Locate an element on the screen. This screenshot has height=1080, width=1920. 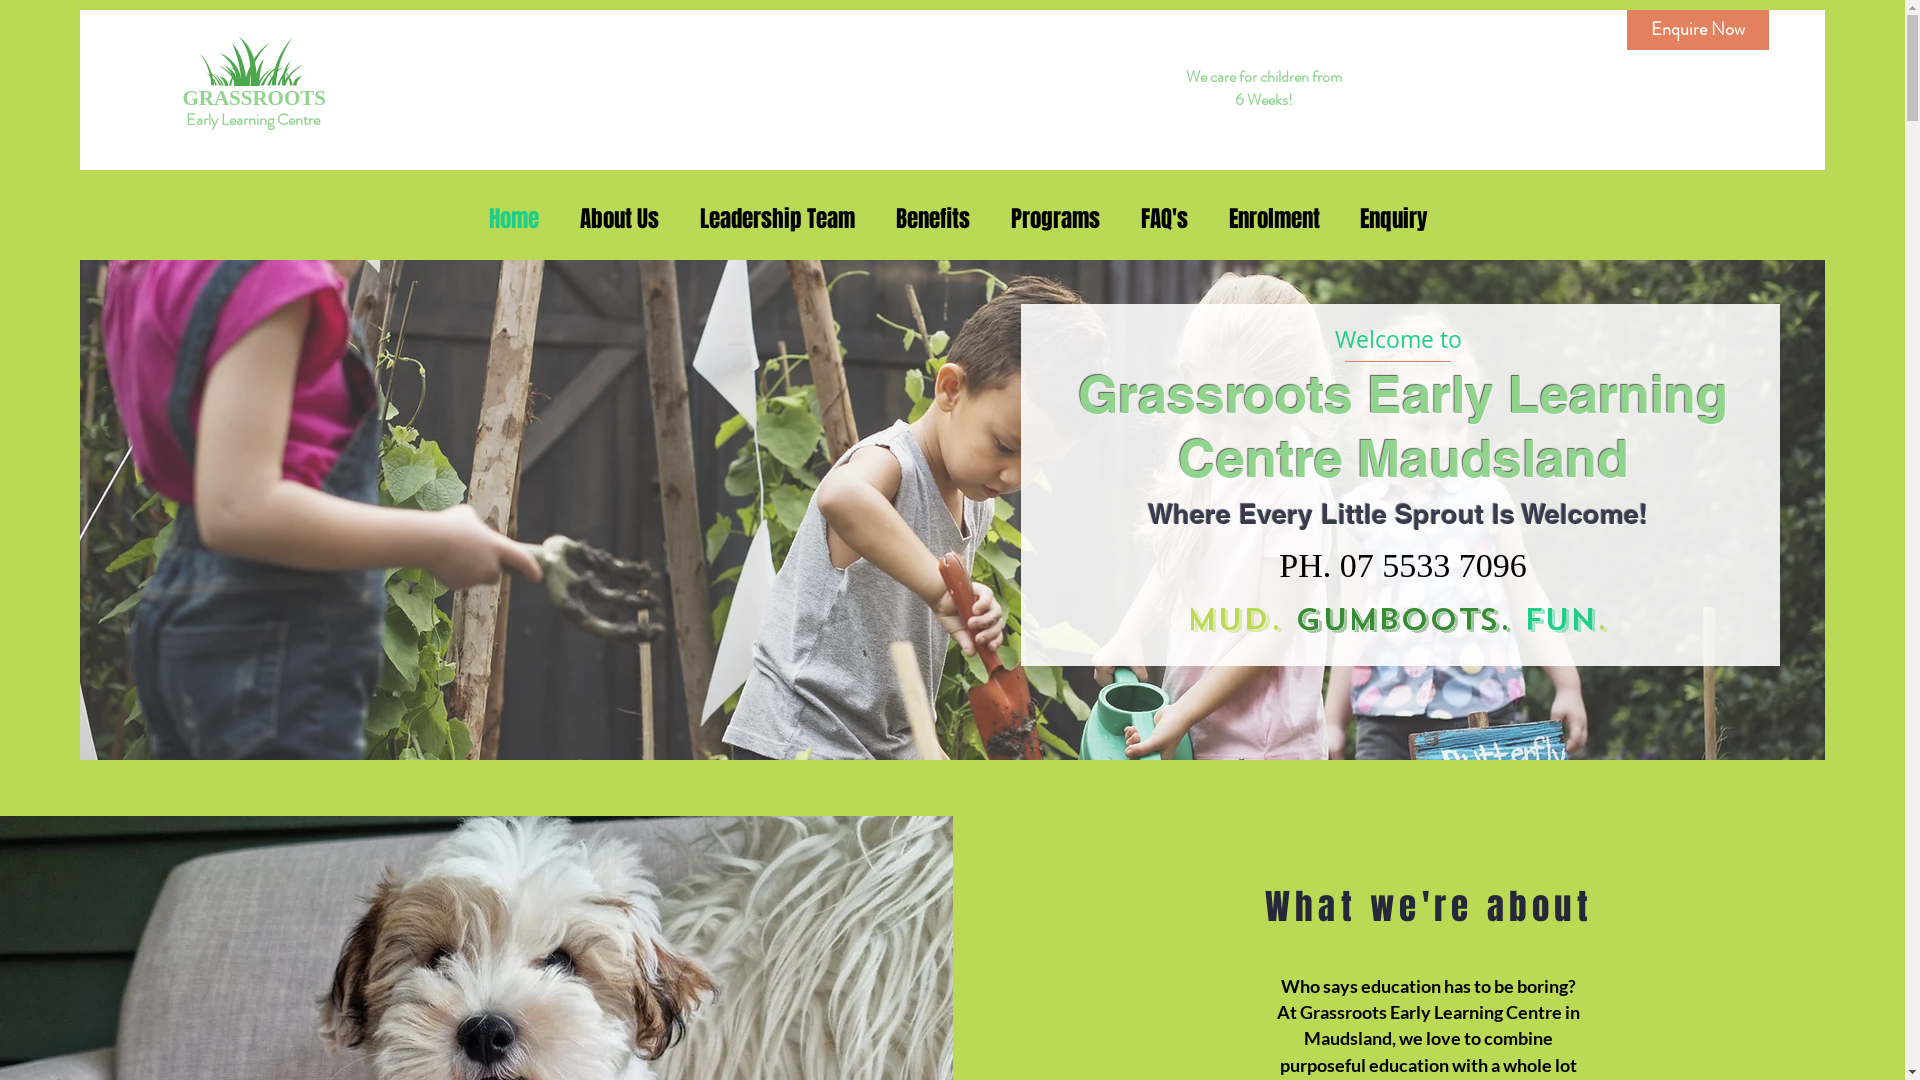
'We care for children from 6 Weeks!' is located at coordinates (1262, 87).